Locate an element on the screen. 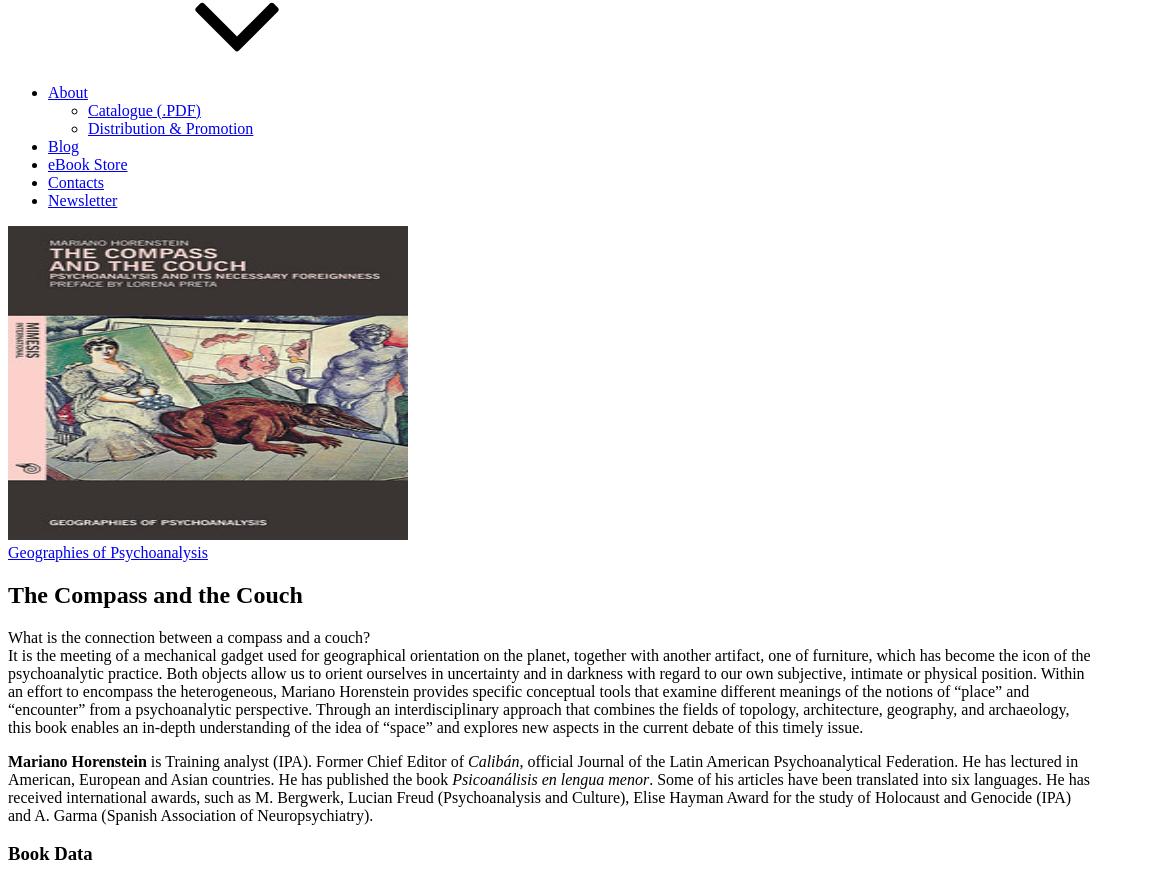 The image size is (1173, 874). 'Geographies of Psychoanalysis' is located at coordinates (107, 551).